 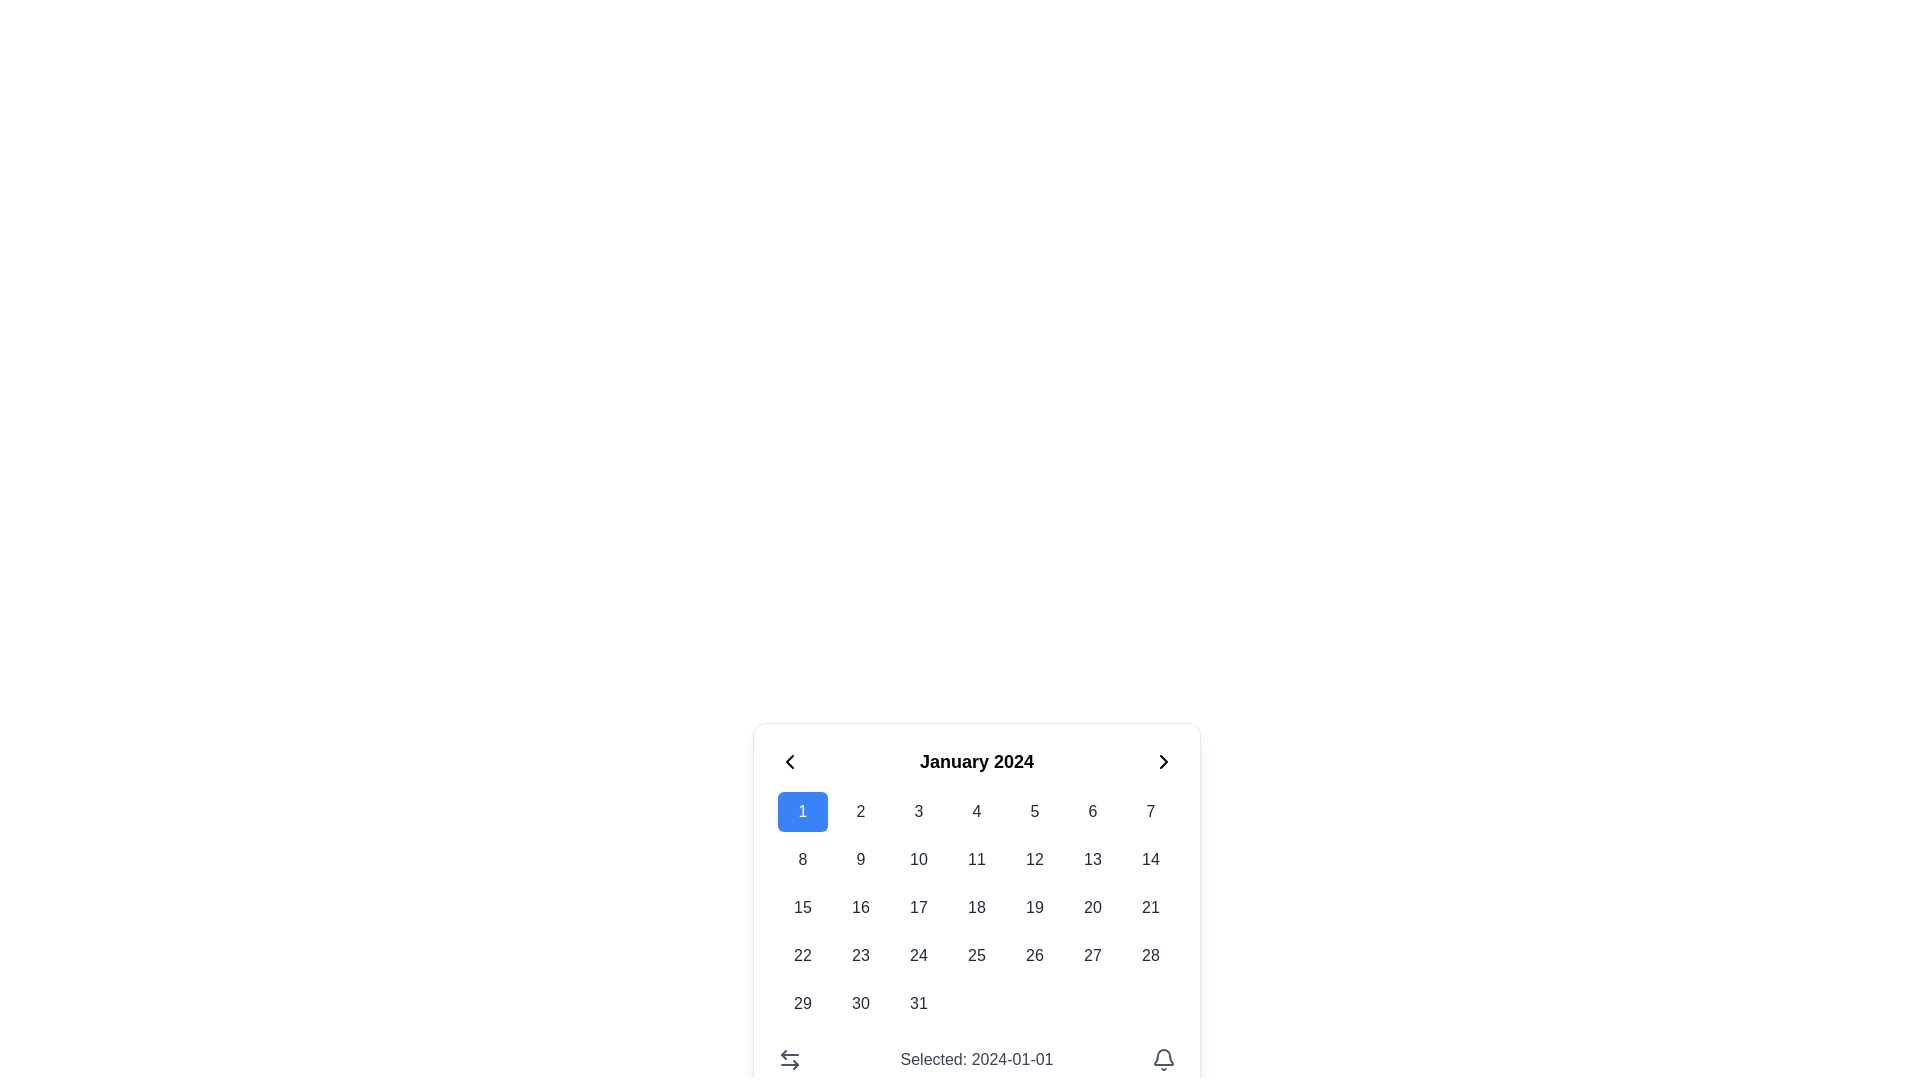 I want to click on the date '17' by clicking on the button-like calendar cell which is styled with gray font and a hover effect, located in the third row and third column of the calendar grid, so click(x=917, y=907).